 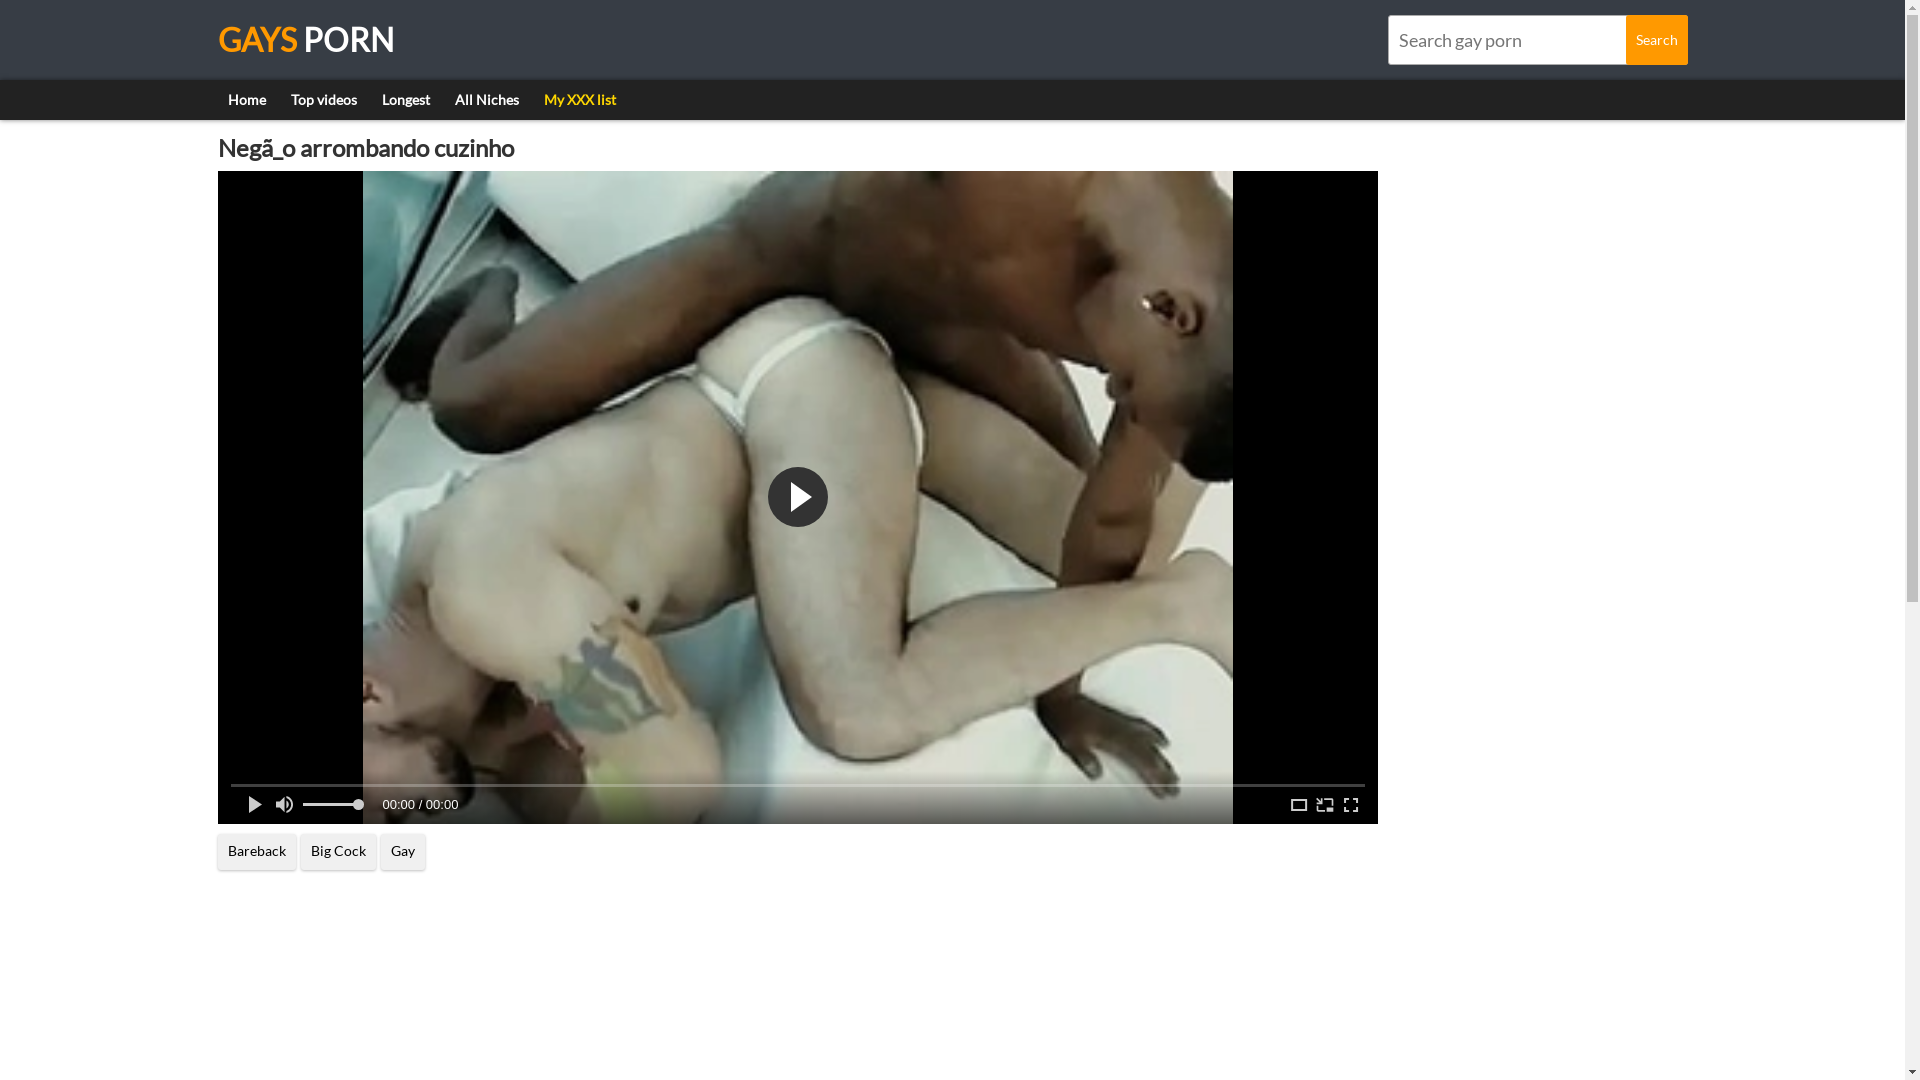 What do you see at coordinates (579, 100) in the screenshot?
I see `'My XXX list'` at bounding box center [579, 100].